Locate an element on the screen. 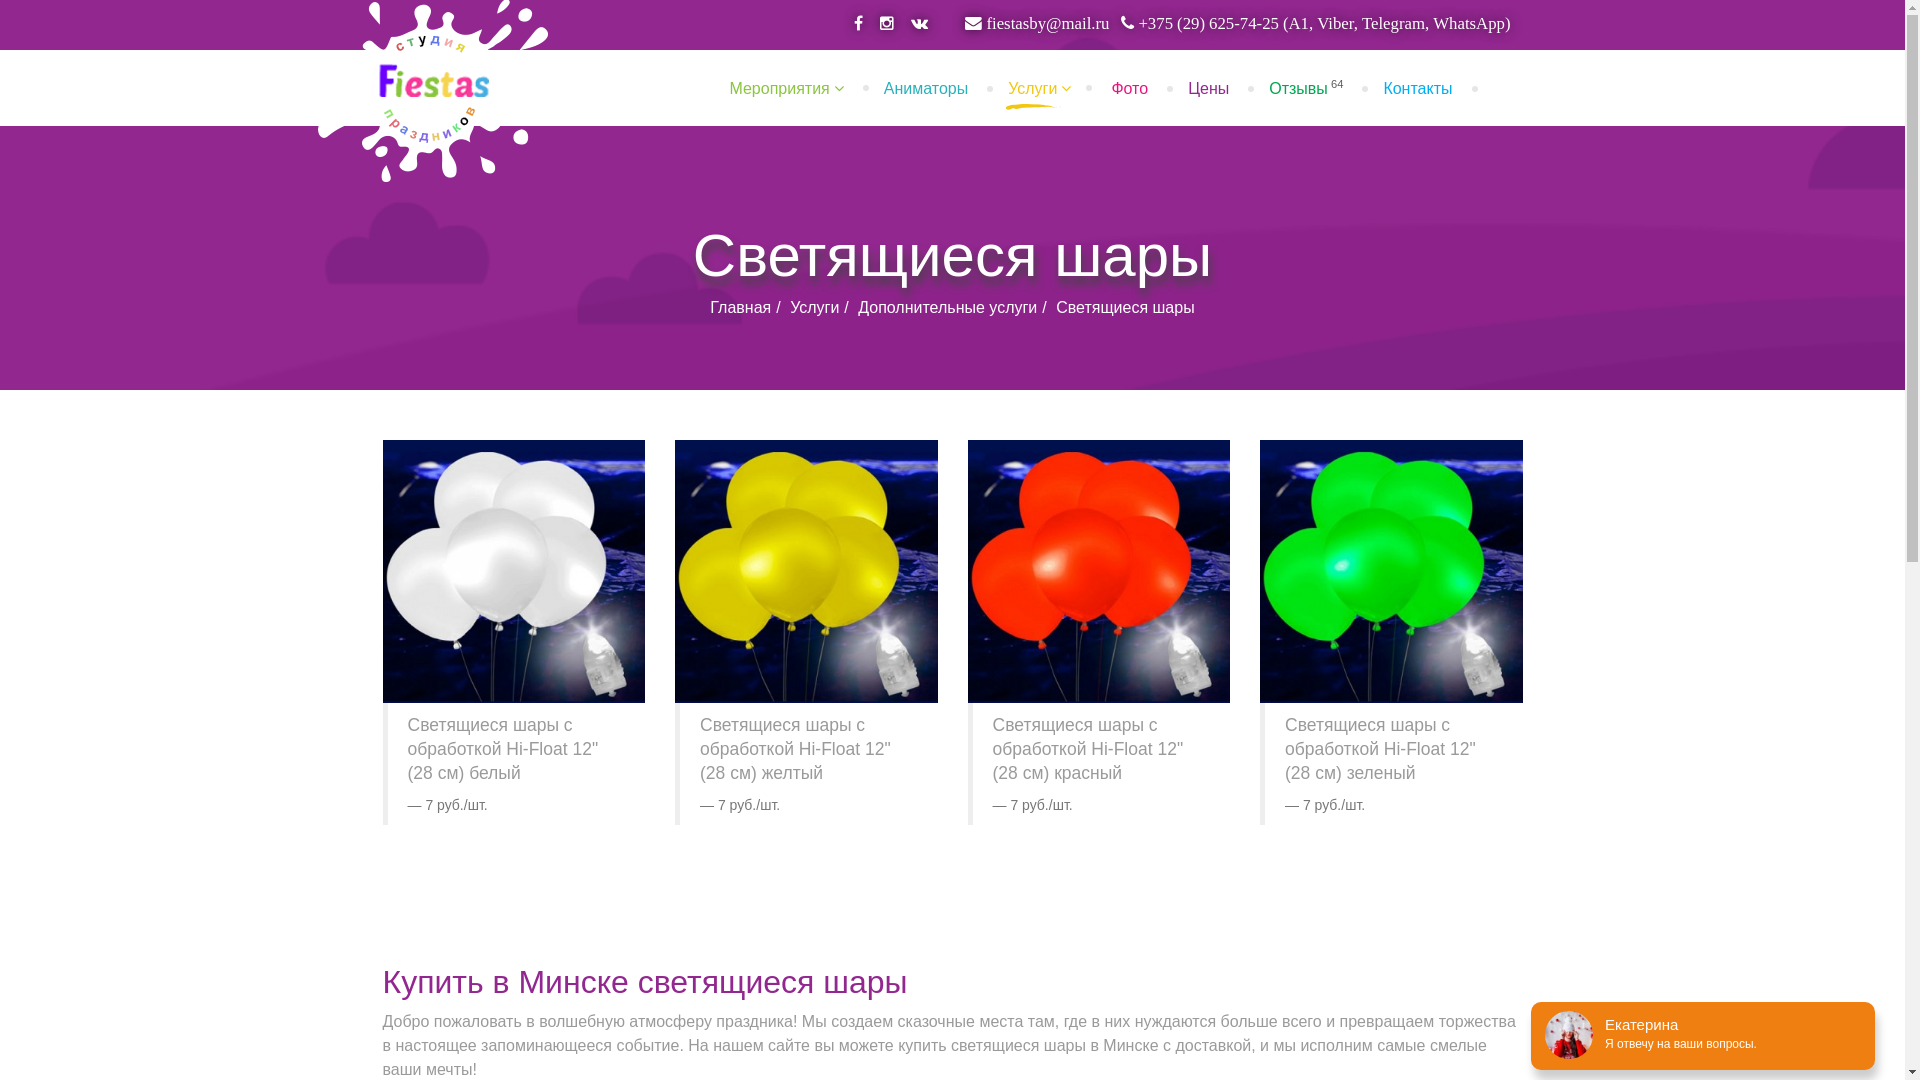 This screenshot has width=1920, height=1080. 'fiestasby@mail.ru' is located at coordinates (1036, 23).